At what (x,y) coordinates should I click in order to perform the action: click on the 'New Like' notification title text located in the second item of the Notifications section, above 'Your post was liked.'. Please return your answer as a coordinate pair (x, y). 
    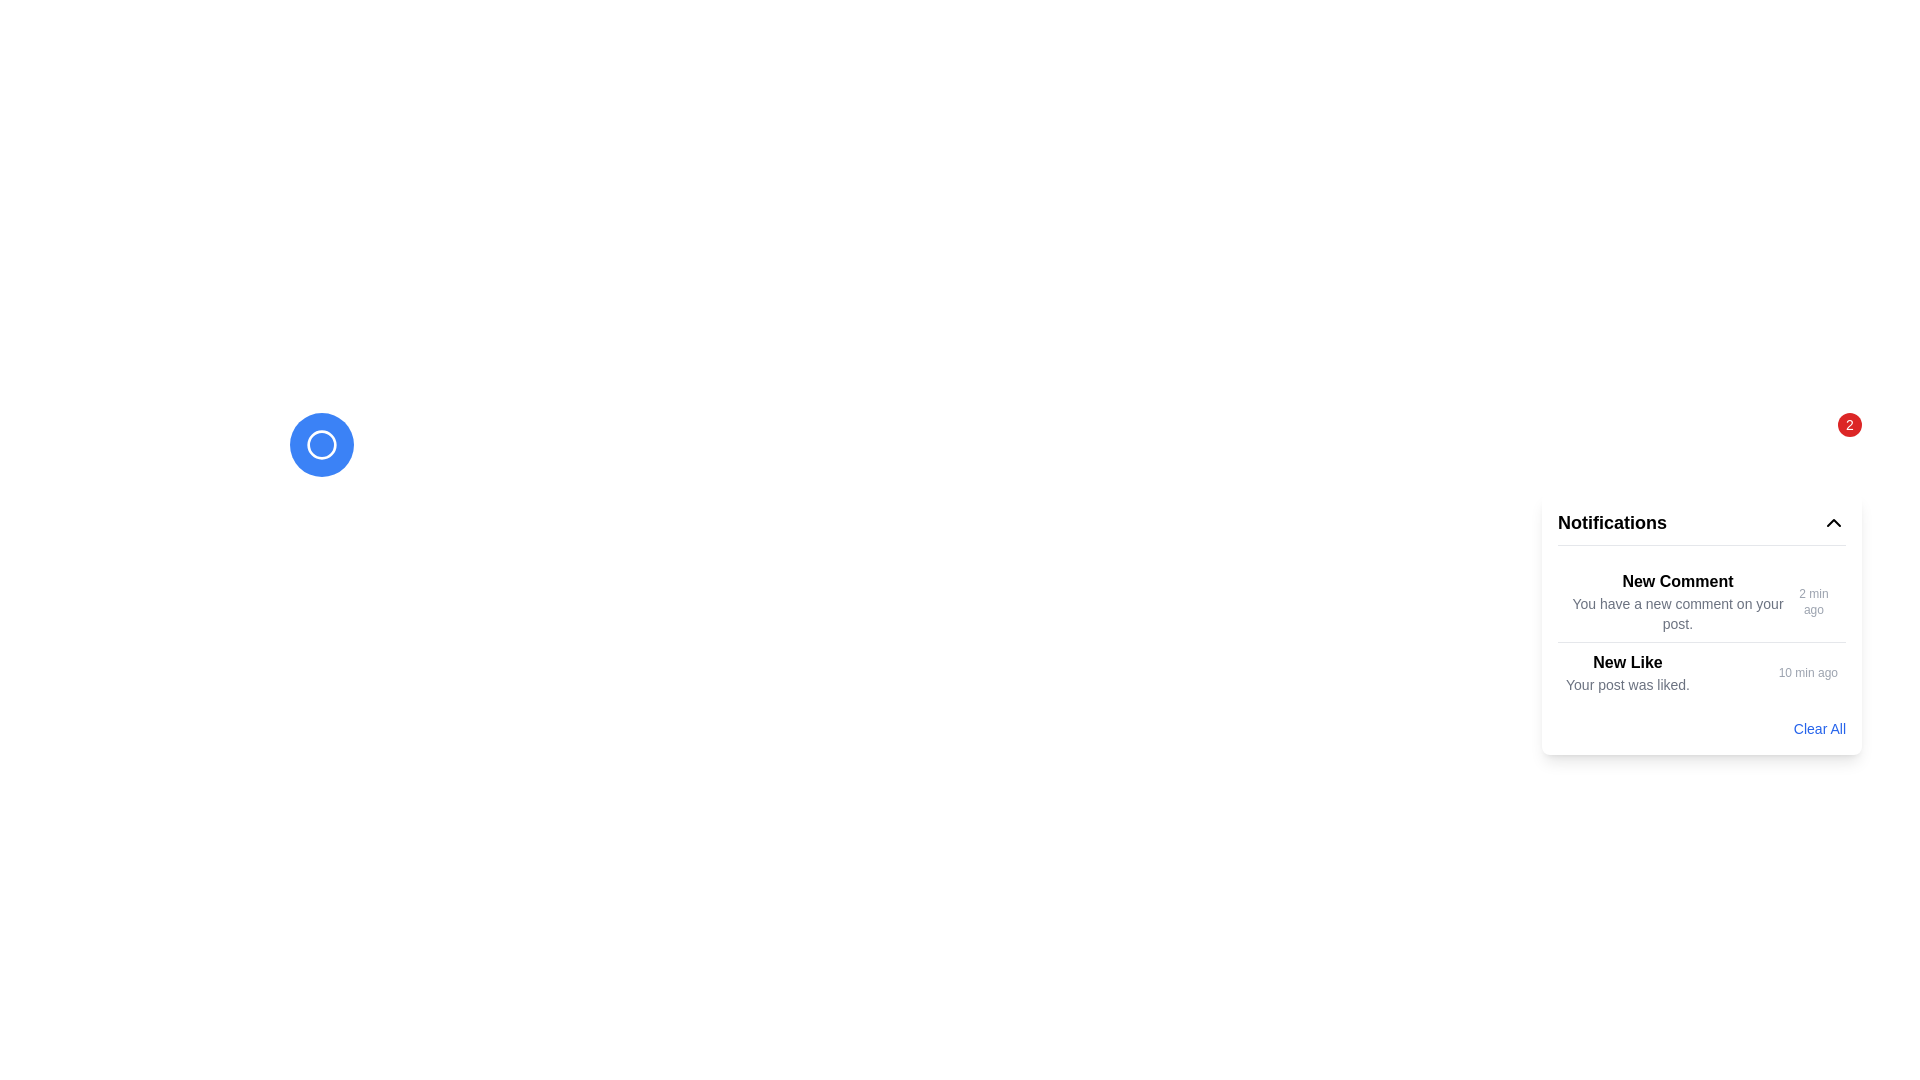
    Looking at the image, I should click on (1627, 663).